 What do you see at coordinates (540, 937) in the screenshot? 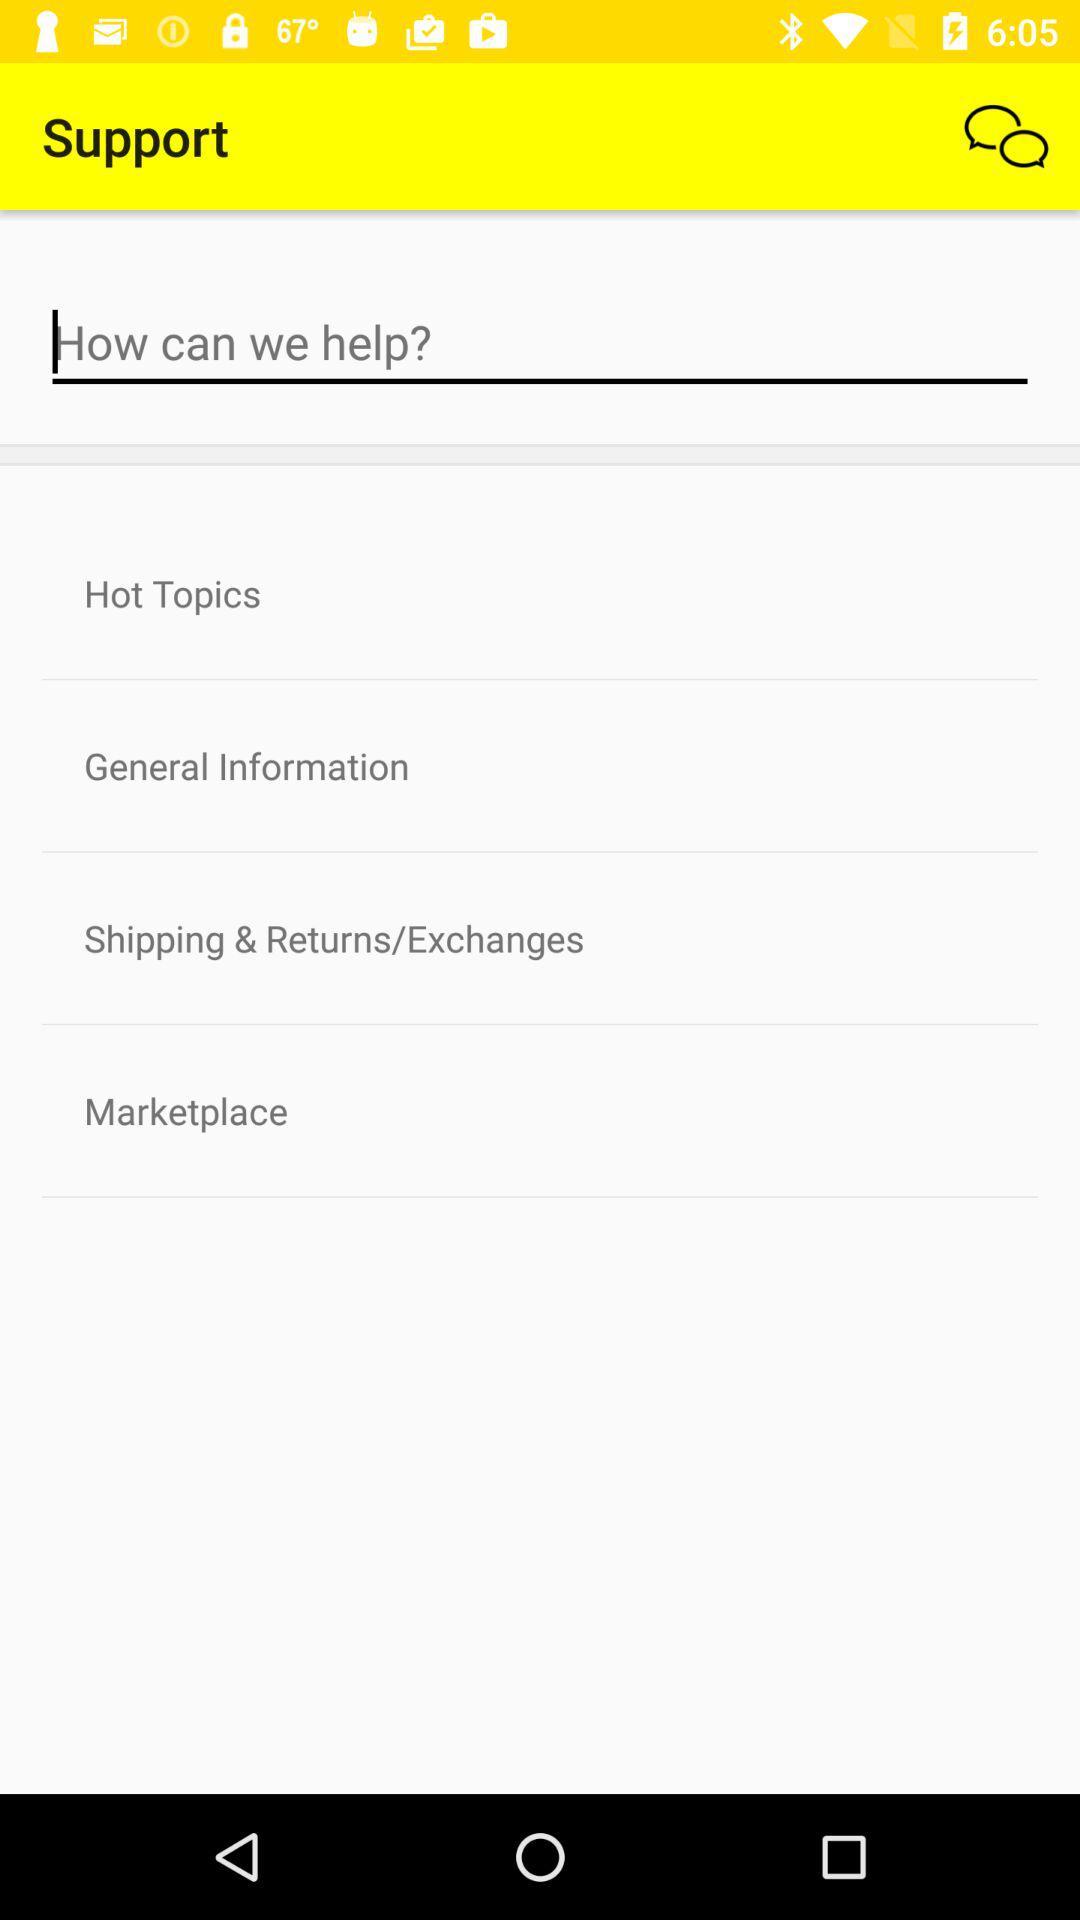
I see `shipping & returns/exchanges item` at bounding box center [540, 937].